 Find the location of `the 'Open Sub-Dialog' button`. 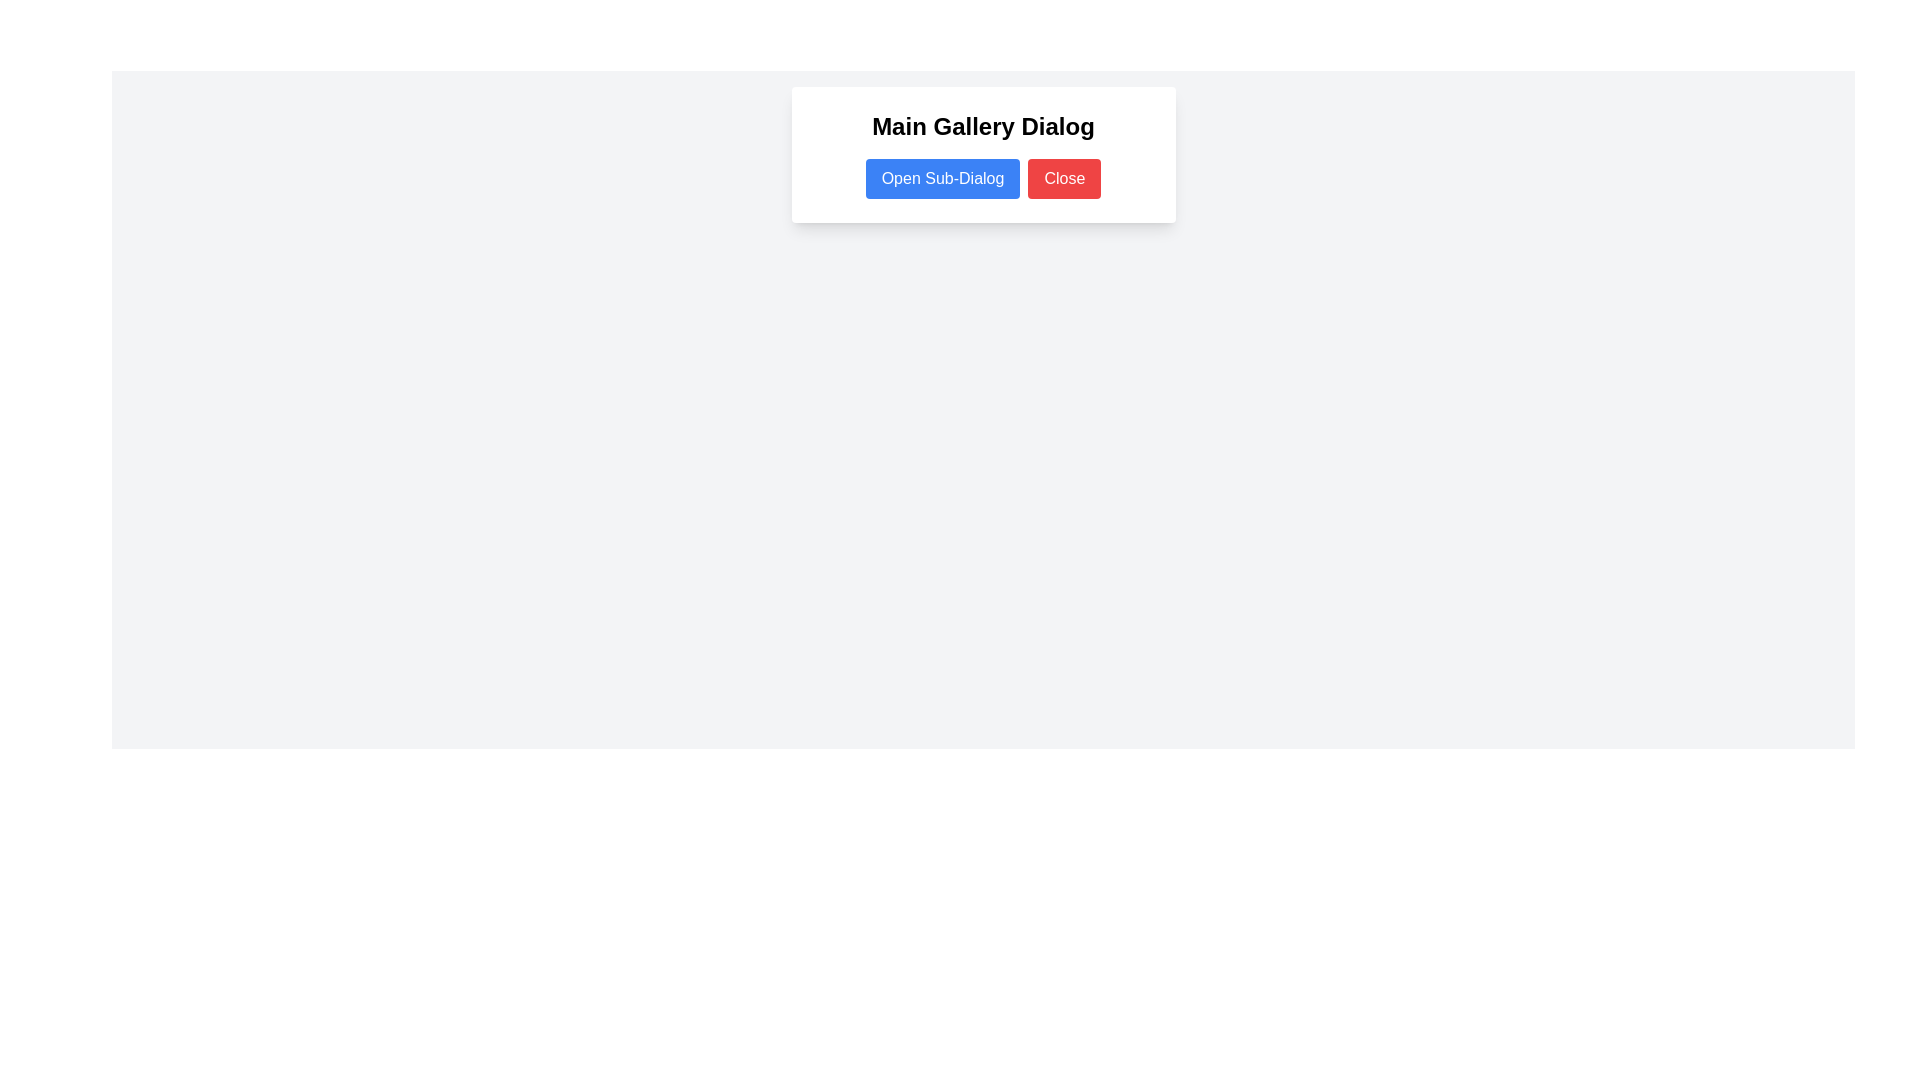

the 'Open Sub-Dialog' button is located at coordinates (942, 177).